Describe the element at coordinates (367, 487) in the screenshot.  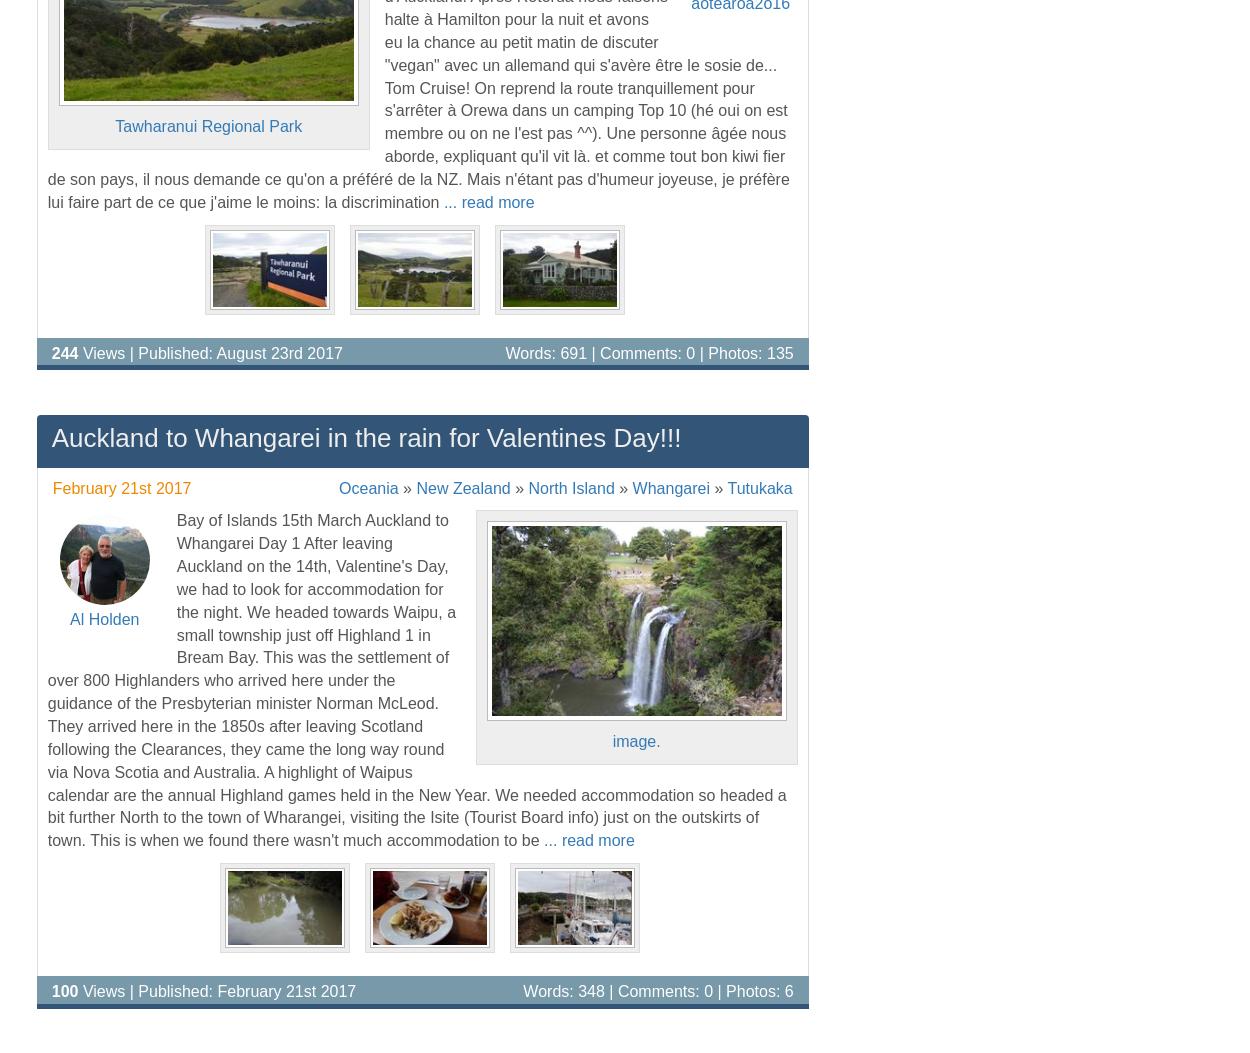
I see `'Oceania'` at that location.